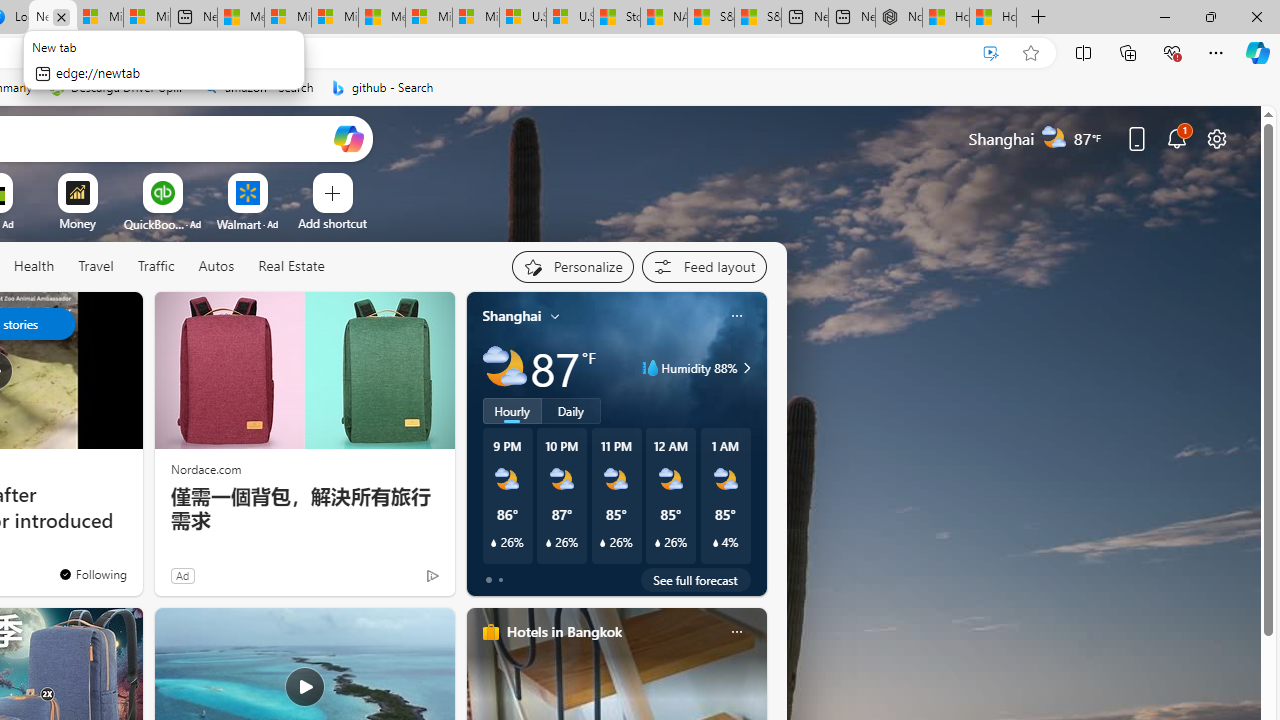 This screenshot has height=720, width=1280. Describe the element at coordinates (735, 632) in the screenshot. I see `'Class: icon-img'` at that location.